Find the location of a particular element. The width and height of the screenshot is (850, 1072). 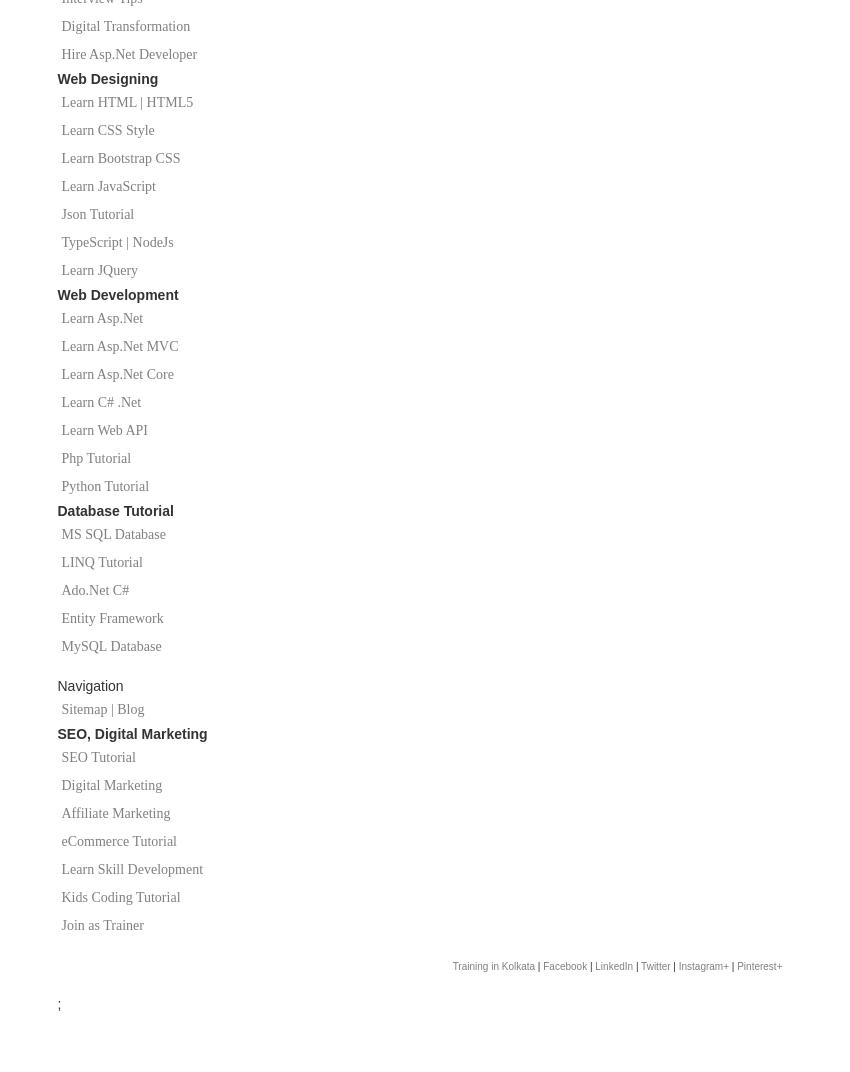

'Pinterest+' is located at coordinates (759, 965).